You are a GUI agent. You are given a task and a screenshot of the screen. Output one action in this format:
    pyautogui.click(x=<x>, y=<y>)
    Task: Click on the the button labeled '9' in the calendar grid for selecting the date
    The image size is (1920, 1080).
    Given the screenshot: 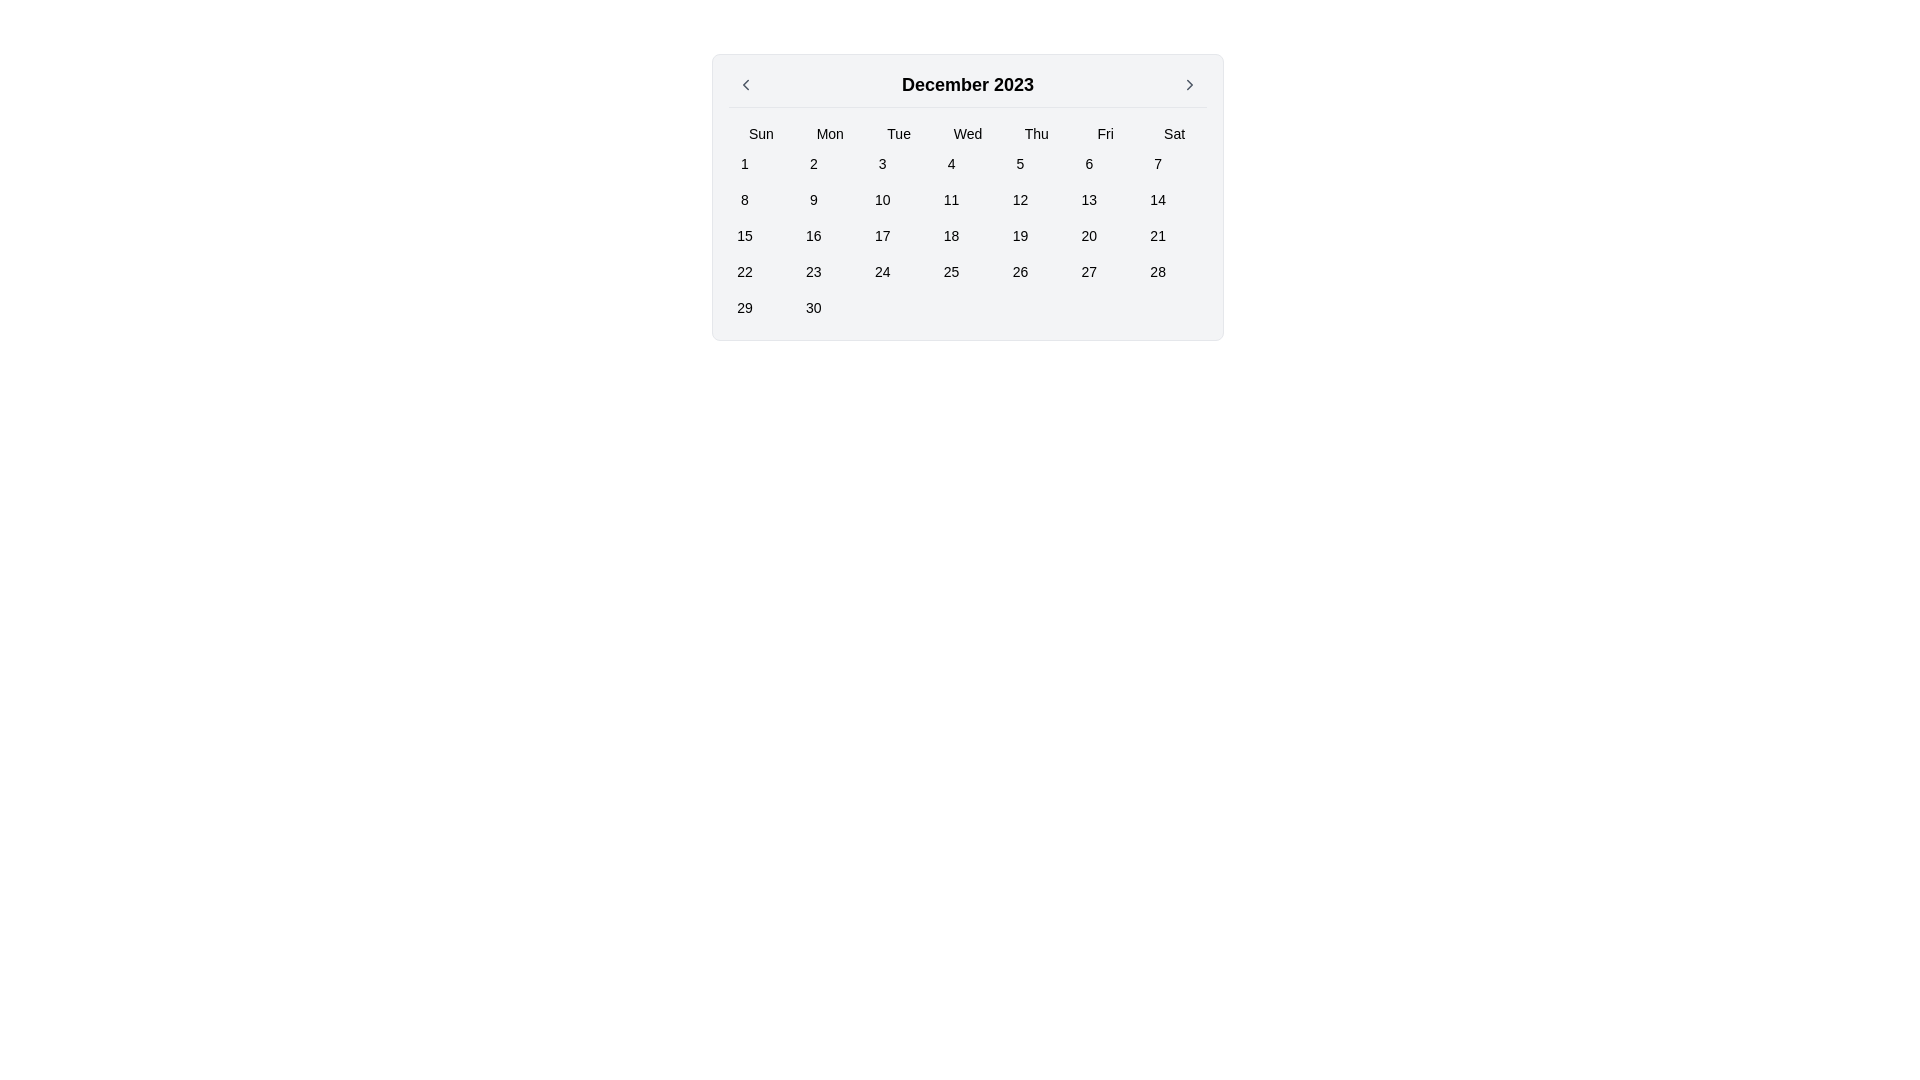 What is the action you would take?
    pyautogui.click(x=813, y=200)
    